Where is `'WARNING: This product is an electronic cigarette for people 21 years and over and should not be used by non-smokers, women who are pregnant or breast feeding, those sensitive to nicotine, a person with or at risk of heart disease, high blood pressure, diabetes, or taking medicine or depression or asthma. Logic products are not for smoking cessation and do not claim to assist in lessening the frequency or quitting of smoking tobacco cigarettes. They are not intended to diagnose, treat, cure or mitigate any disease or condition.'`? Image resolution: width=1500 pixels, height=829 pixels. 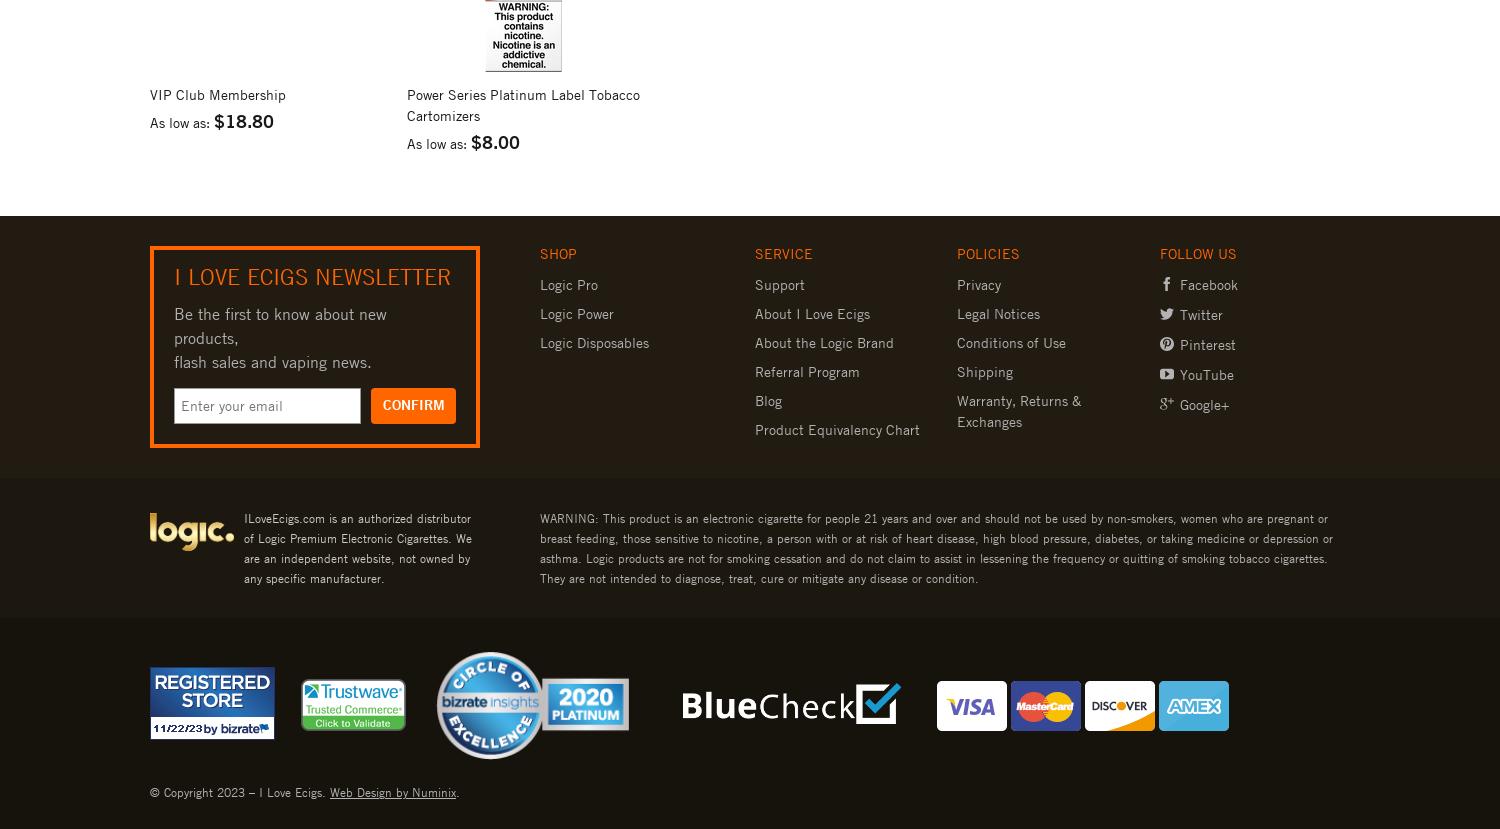
'WARNING: This product is an electronic cigarette for people 21 years and over and should not be used by non-smokers, women who are pregnant or breast feeding, those sensitive to nicotine, a person with or at risk of heart disease, high blood pressure, diabetes, or taking medicine or depression or asthma. Logic products are not for smoking cessation and do not claim to assist in lessening the frequency or quitting of smoking tobacco cigarettes. They are not intended to diagnose, treat, cure or mitigate any disease or condition.' is located at coordinates (936, 546).